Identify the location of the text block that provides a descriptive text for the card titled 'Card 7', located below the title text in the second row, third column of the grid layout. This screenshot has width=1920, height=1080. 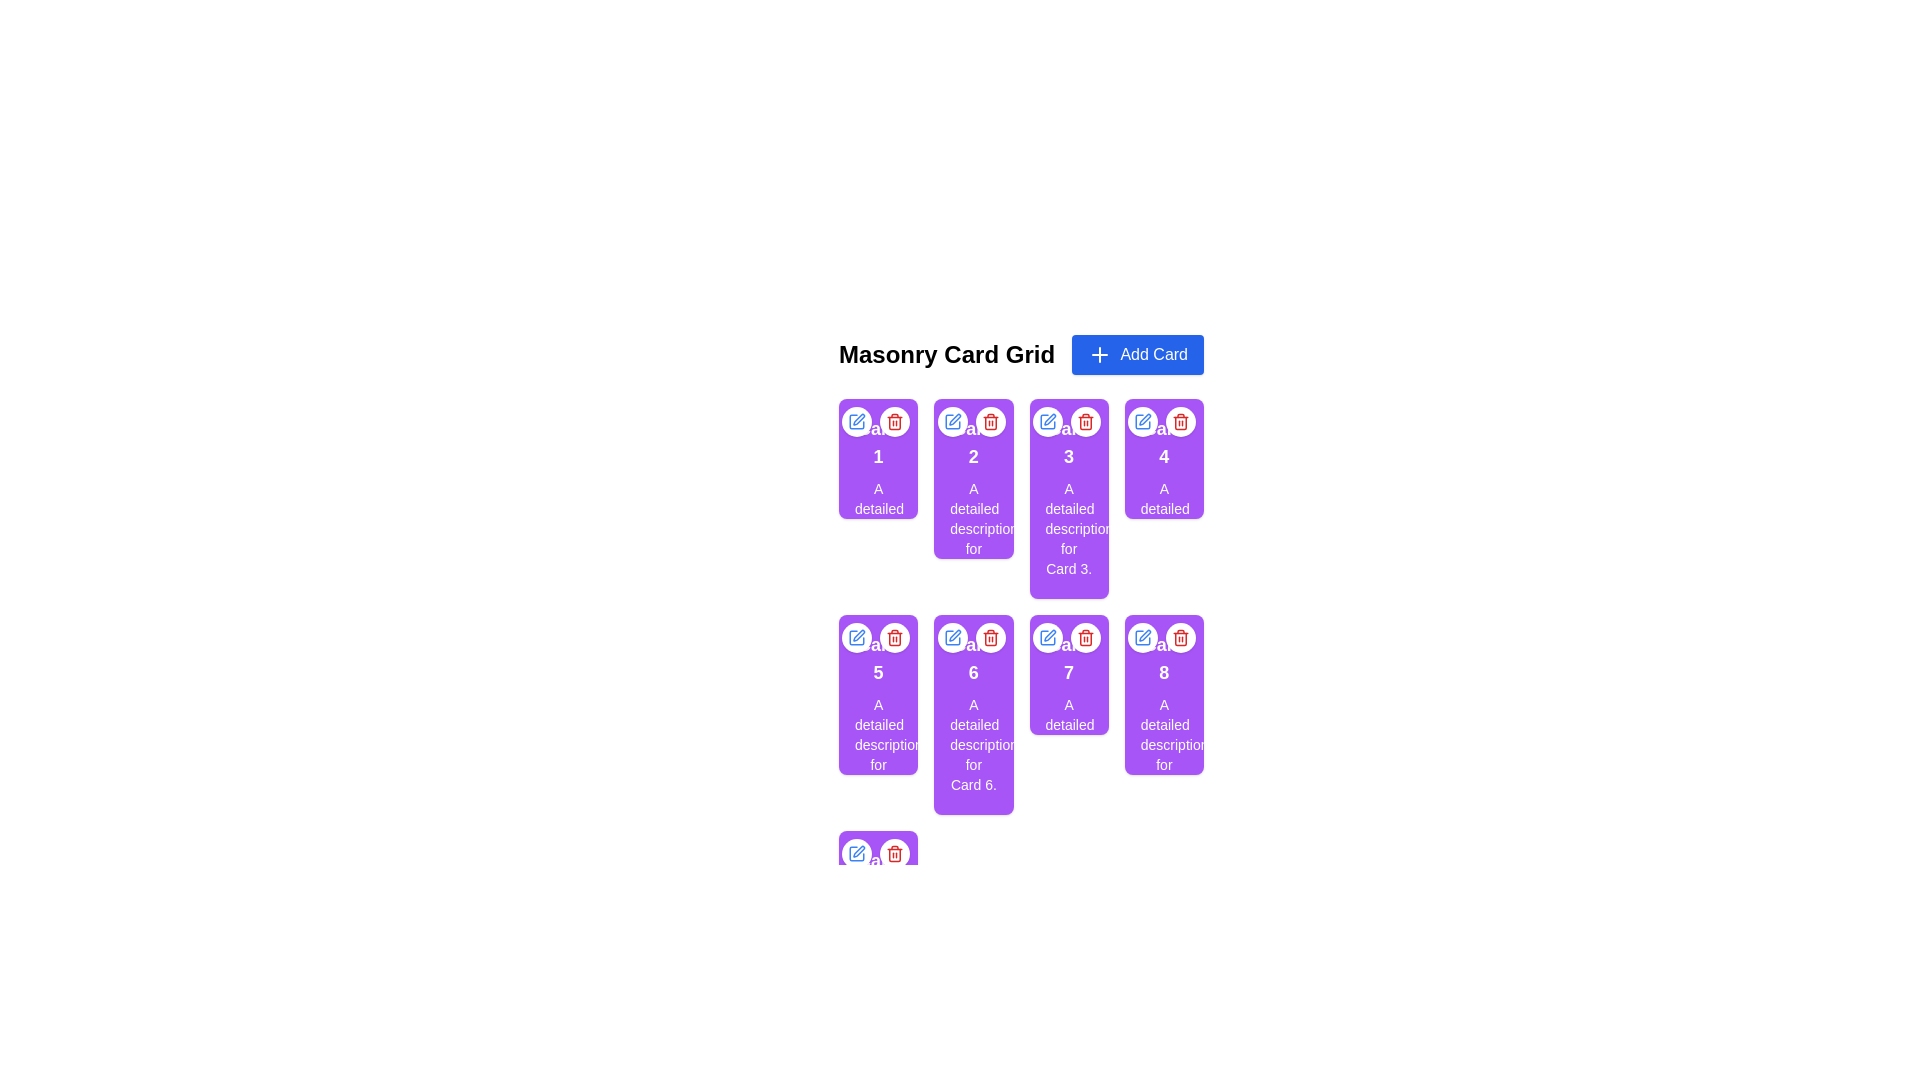
(1068, 744).